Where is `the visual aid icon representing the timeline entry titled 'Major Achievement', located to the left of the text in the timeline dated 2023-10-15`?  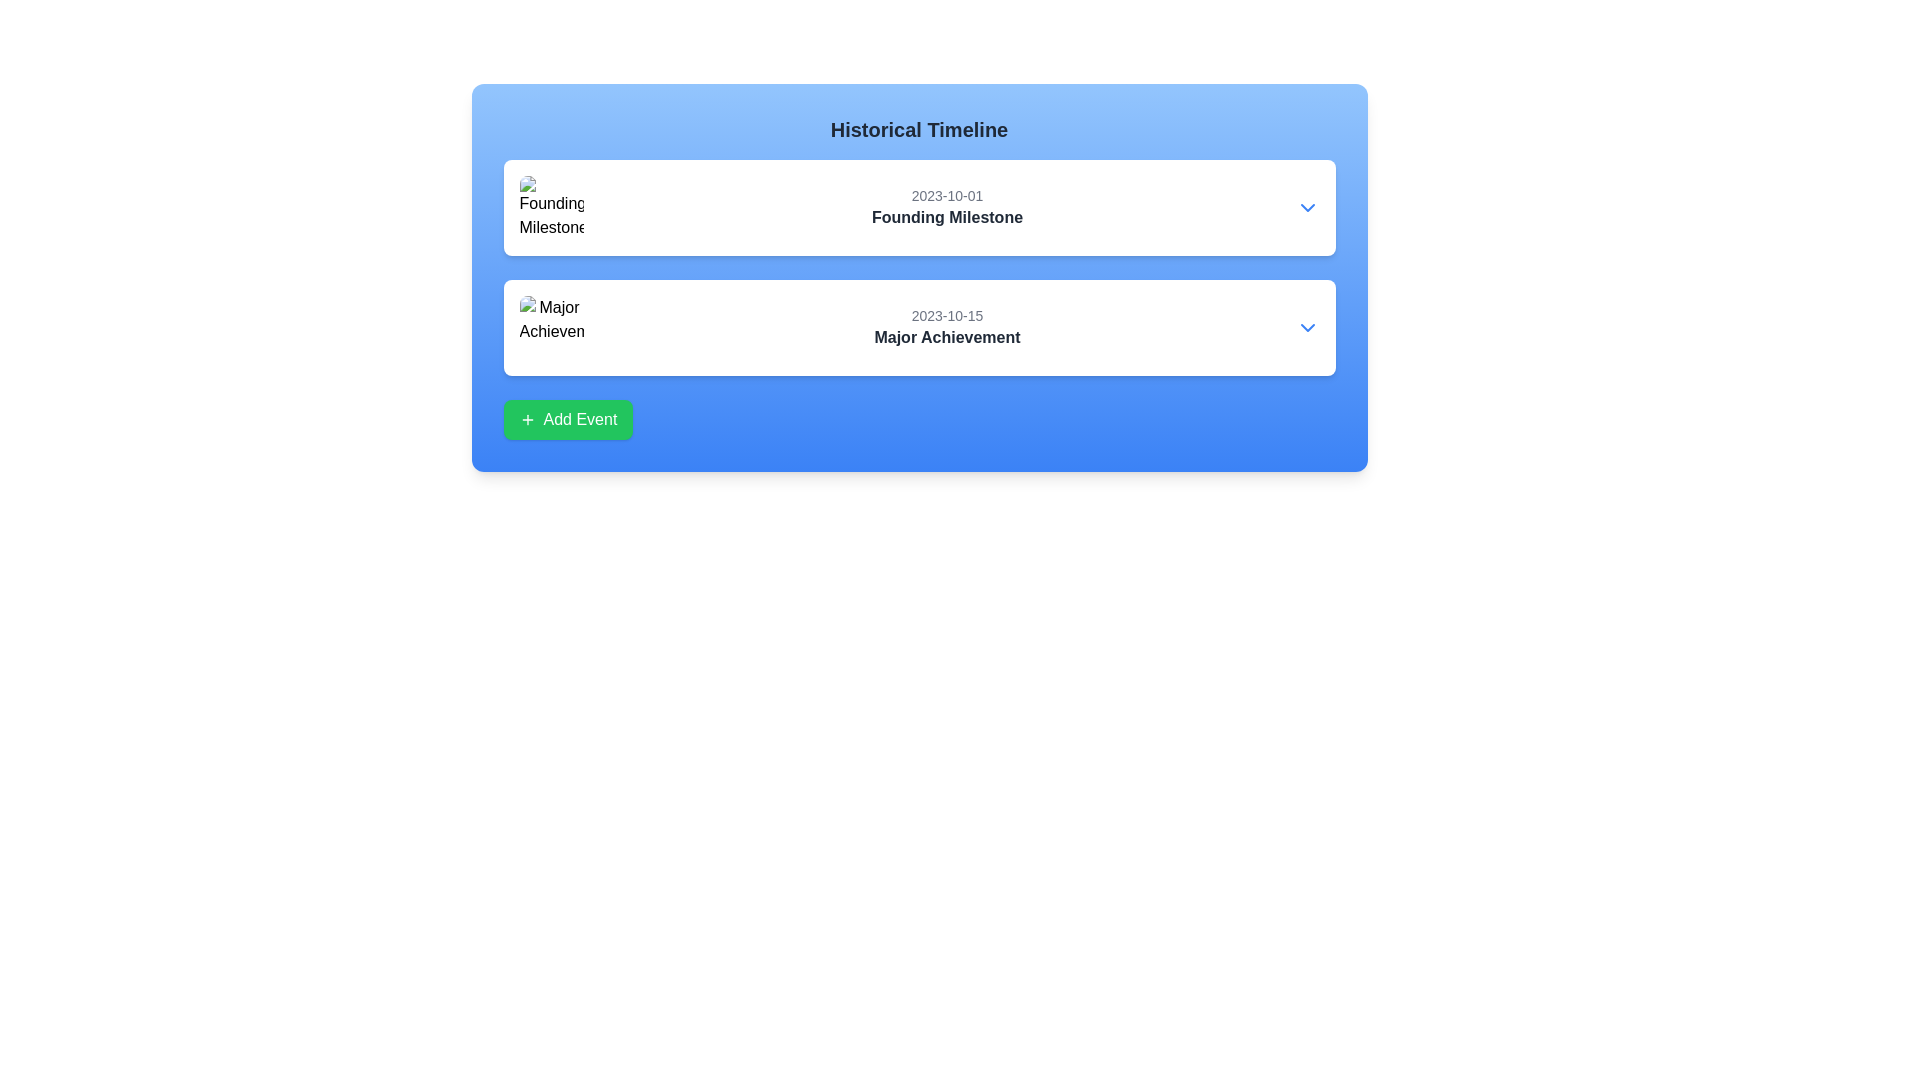
the visual aid icon representing the timeline entry titled 'Major Achievement', located to the left of the text in the timeline dated 2023-10-15 is located at coordinates (551, 326).